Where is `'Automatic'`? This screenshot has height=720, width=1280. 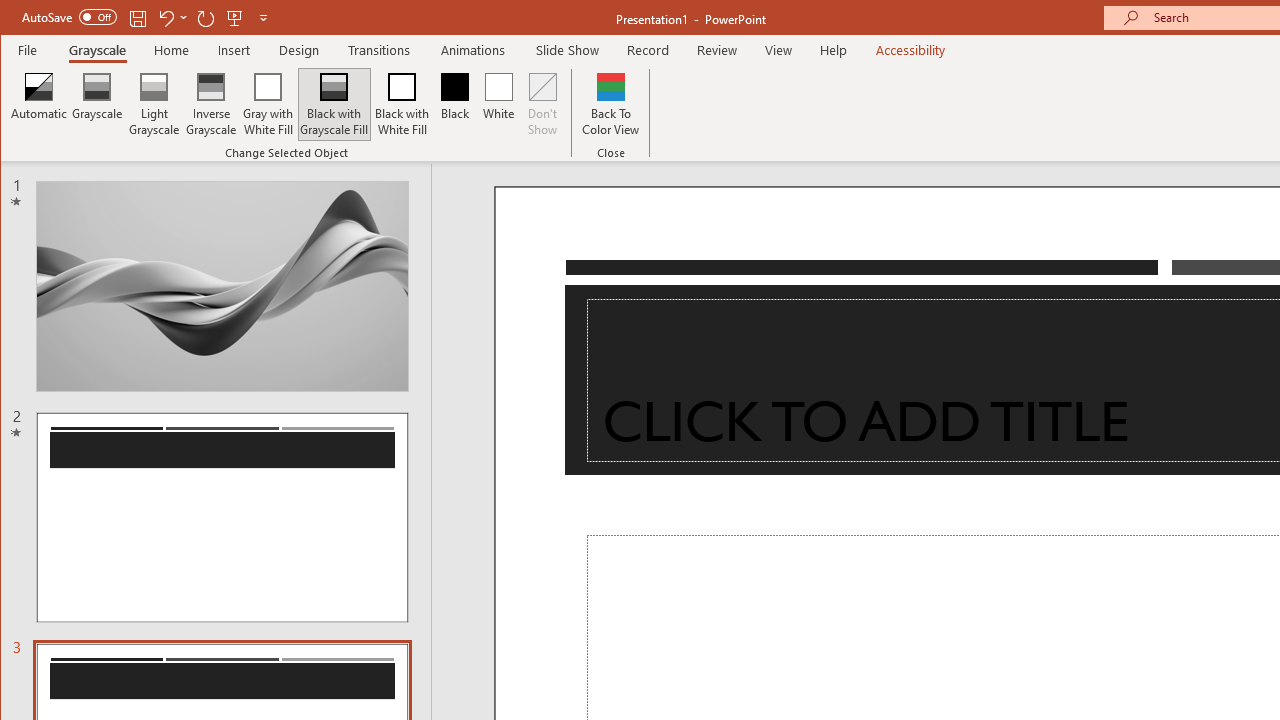 'Automatic' is located at coordinates (39, 104).